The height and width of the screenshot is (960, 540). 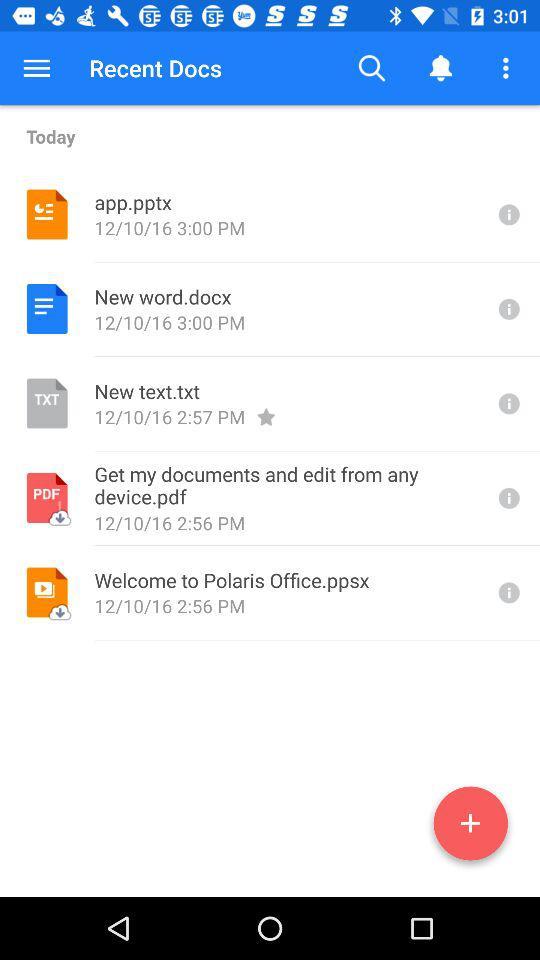 What do you see at coordinates (470, 827) in the screenshot?
I see `the item at the bottom right corner` at bounding box center [470, 827].